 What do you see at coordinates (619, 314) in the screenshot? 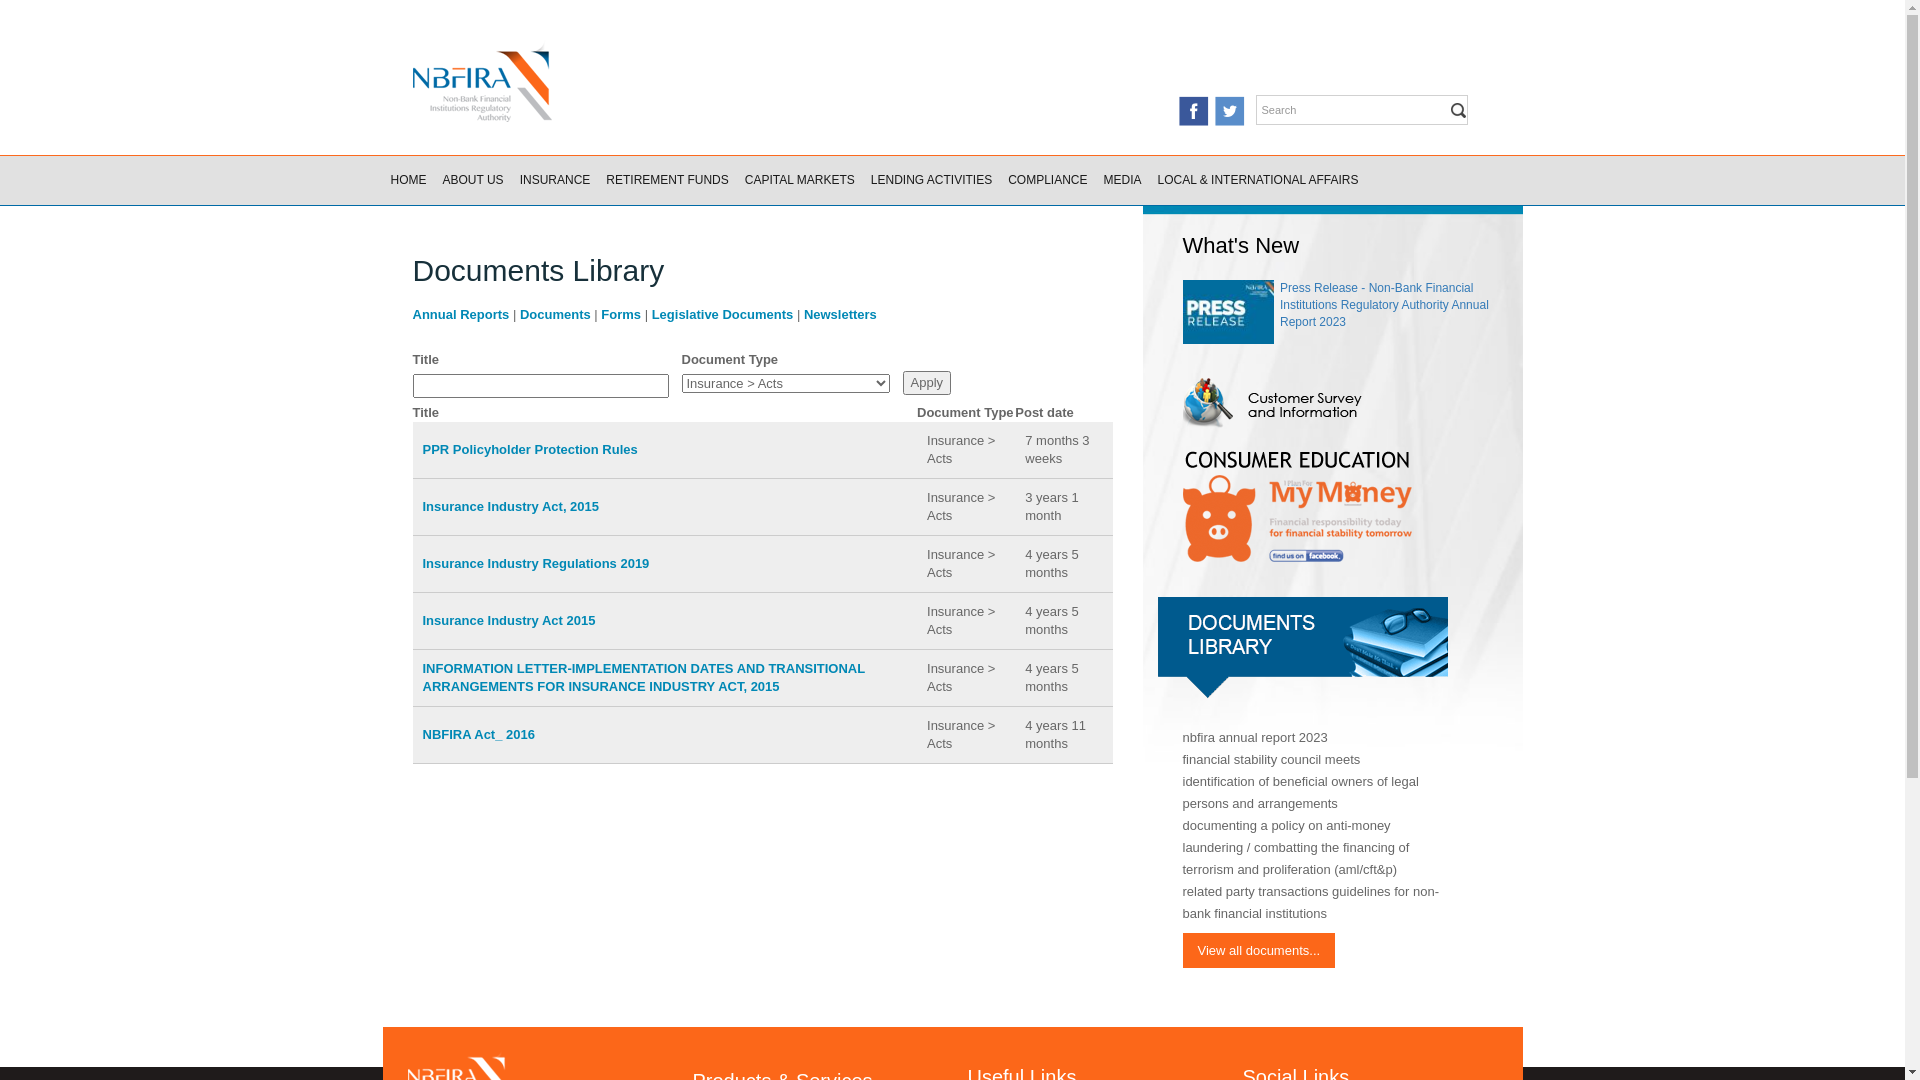
I see `'Forms'` at bounding box center [619, 314].